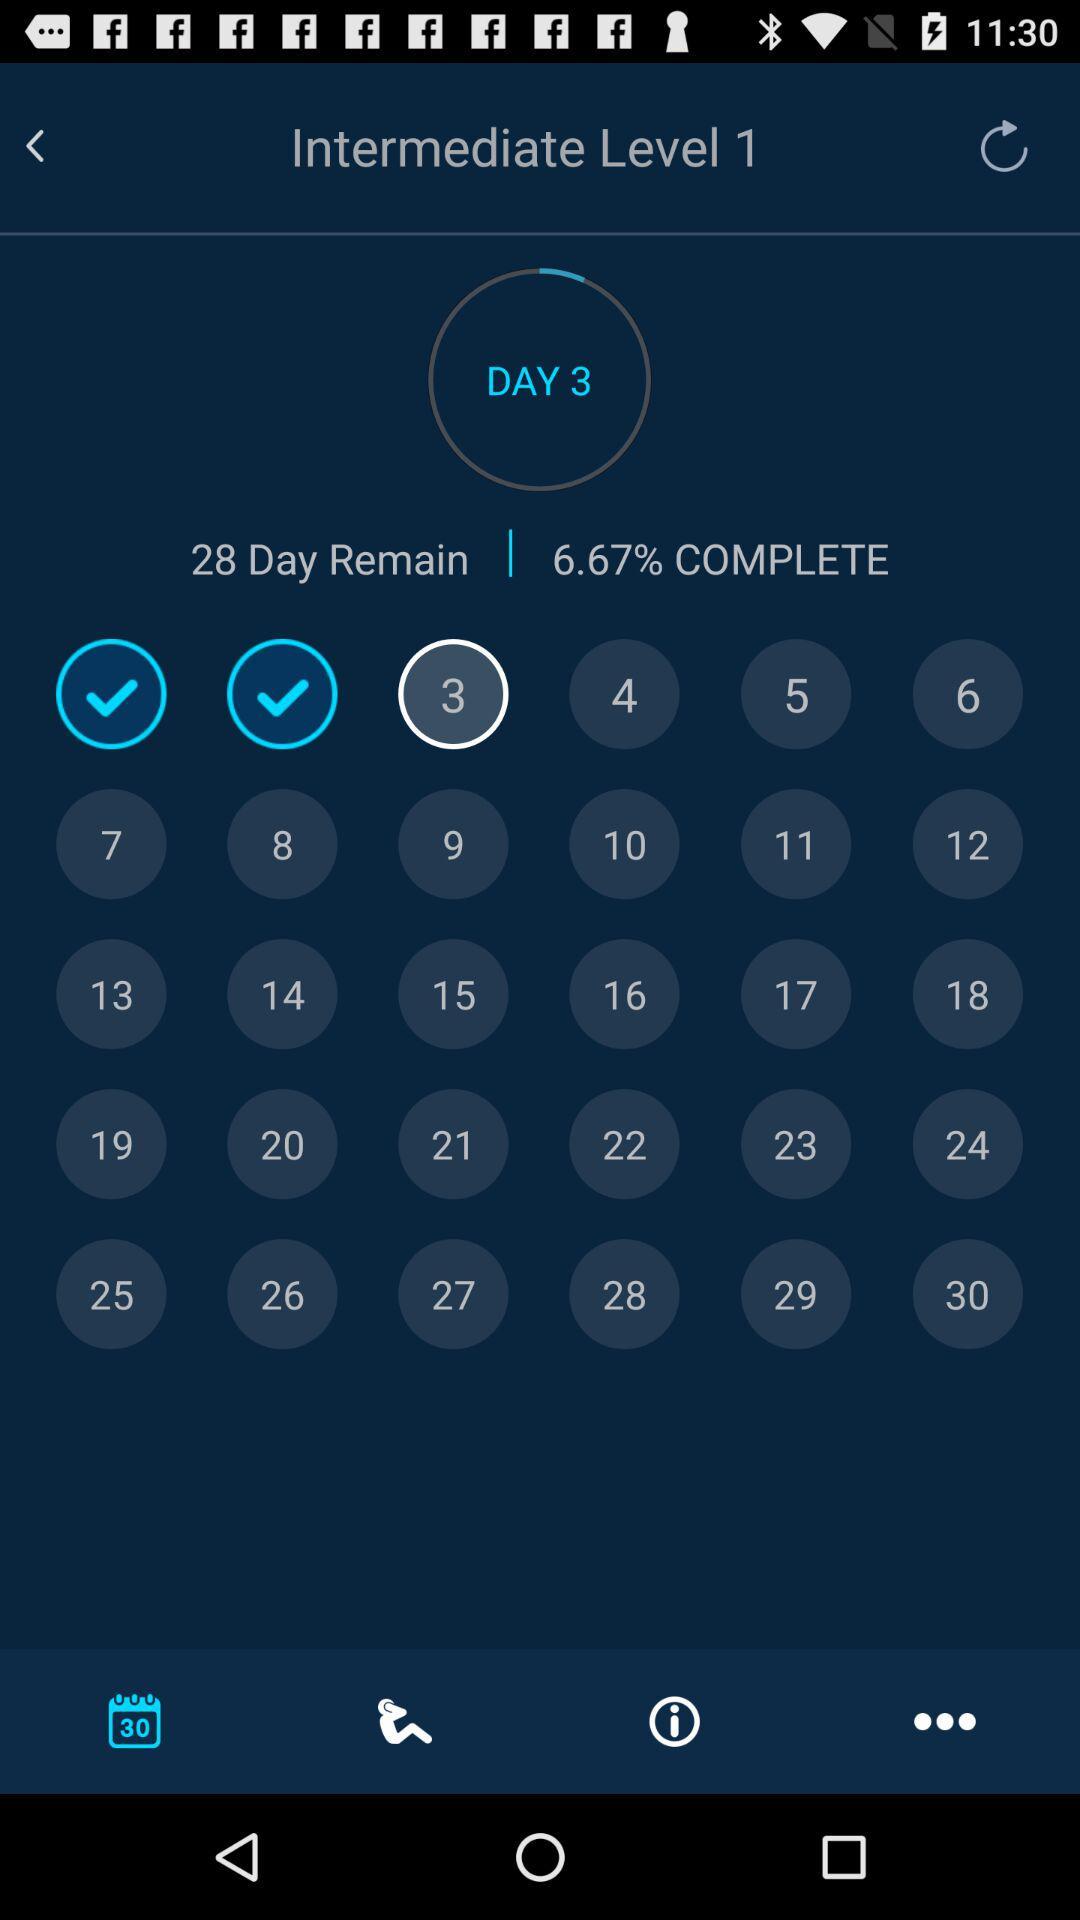 The image size is (1080, 1920). I want to click on the check icon, so click(282, 741).